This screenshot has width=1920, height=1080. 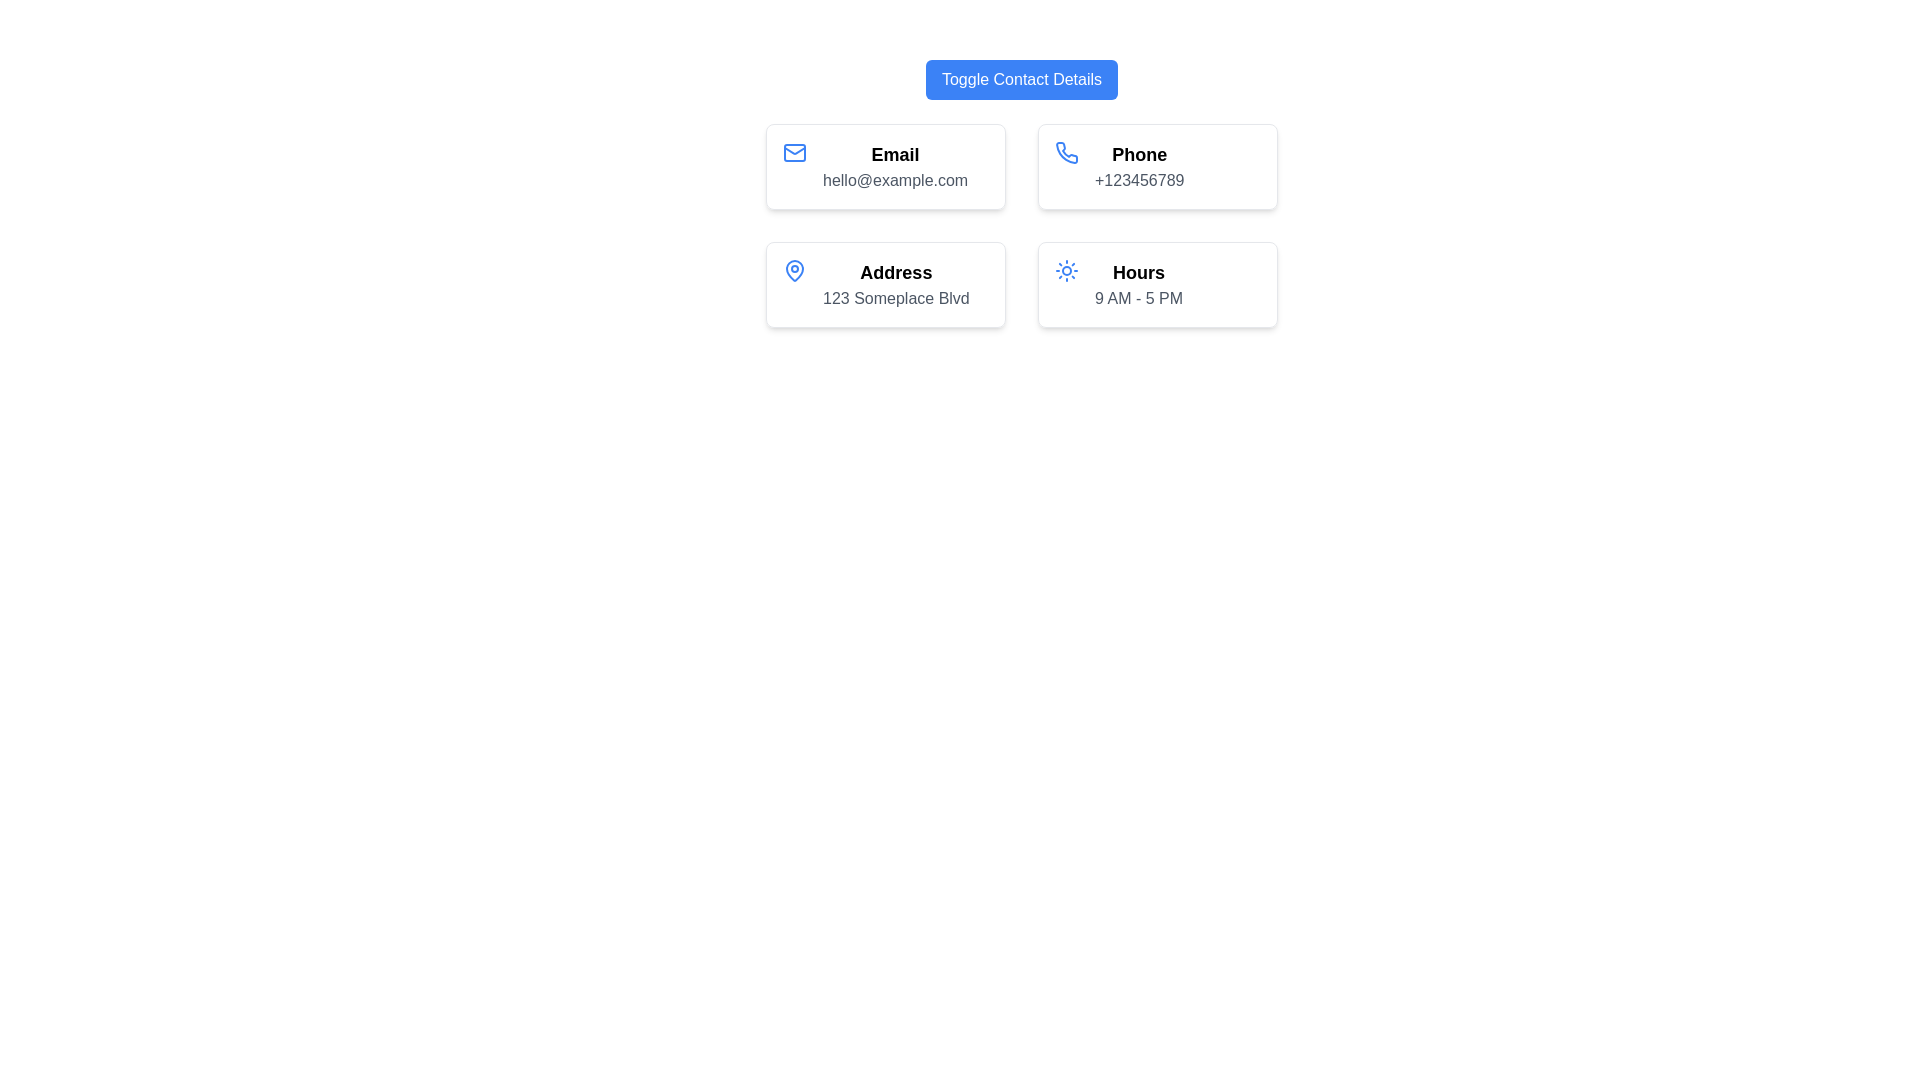 I want to click on the blue rectangular button labeled 'Toggle Contact Details', so click(x=1022, y=79).